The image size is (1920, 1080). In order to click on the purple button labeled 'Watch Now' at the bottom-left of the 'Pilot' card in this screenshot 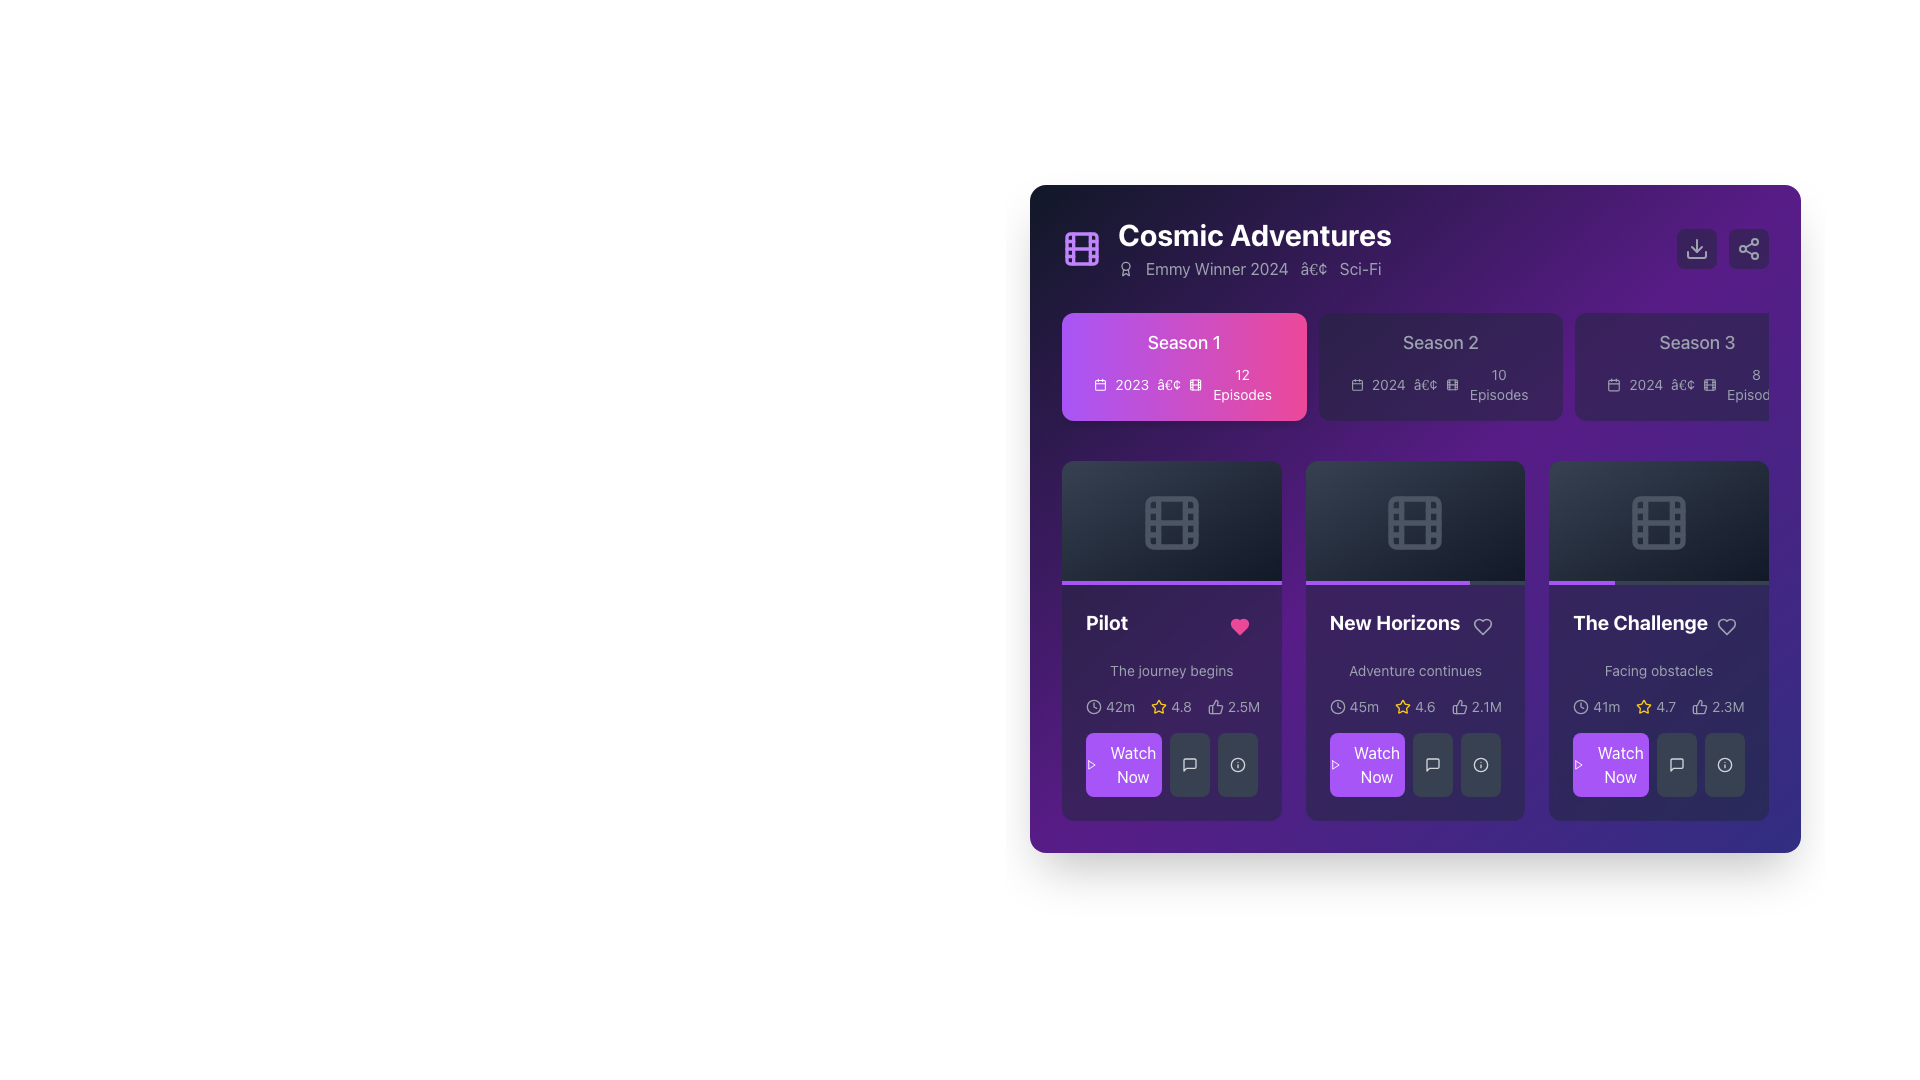, I will do `click(1171, 764)`.